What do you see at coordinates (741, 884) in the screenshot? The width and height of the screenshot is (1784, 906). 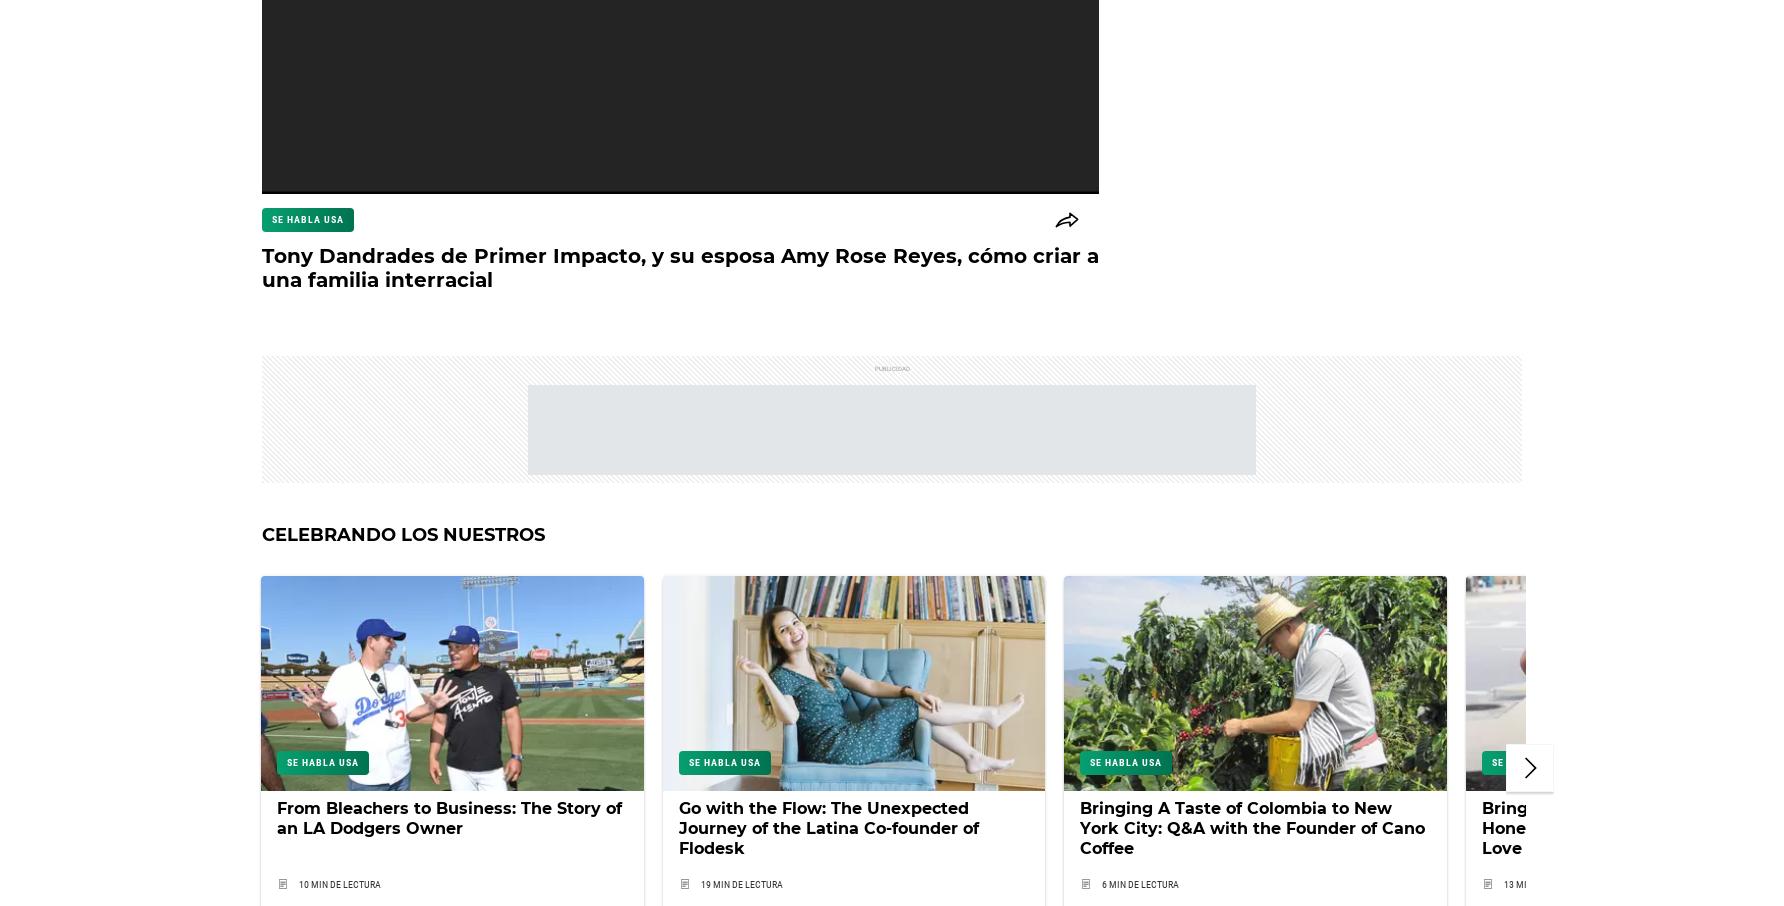 I see `'19 min de lectura'` at bounding box center [741, 884].